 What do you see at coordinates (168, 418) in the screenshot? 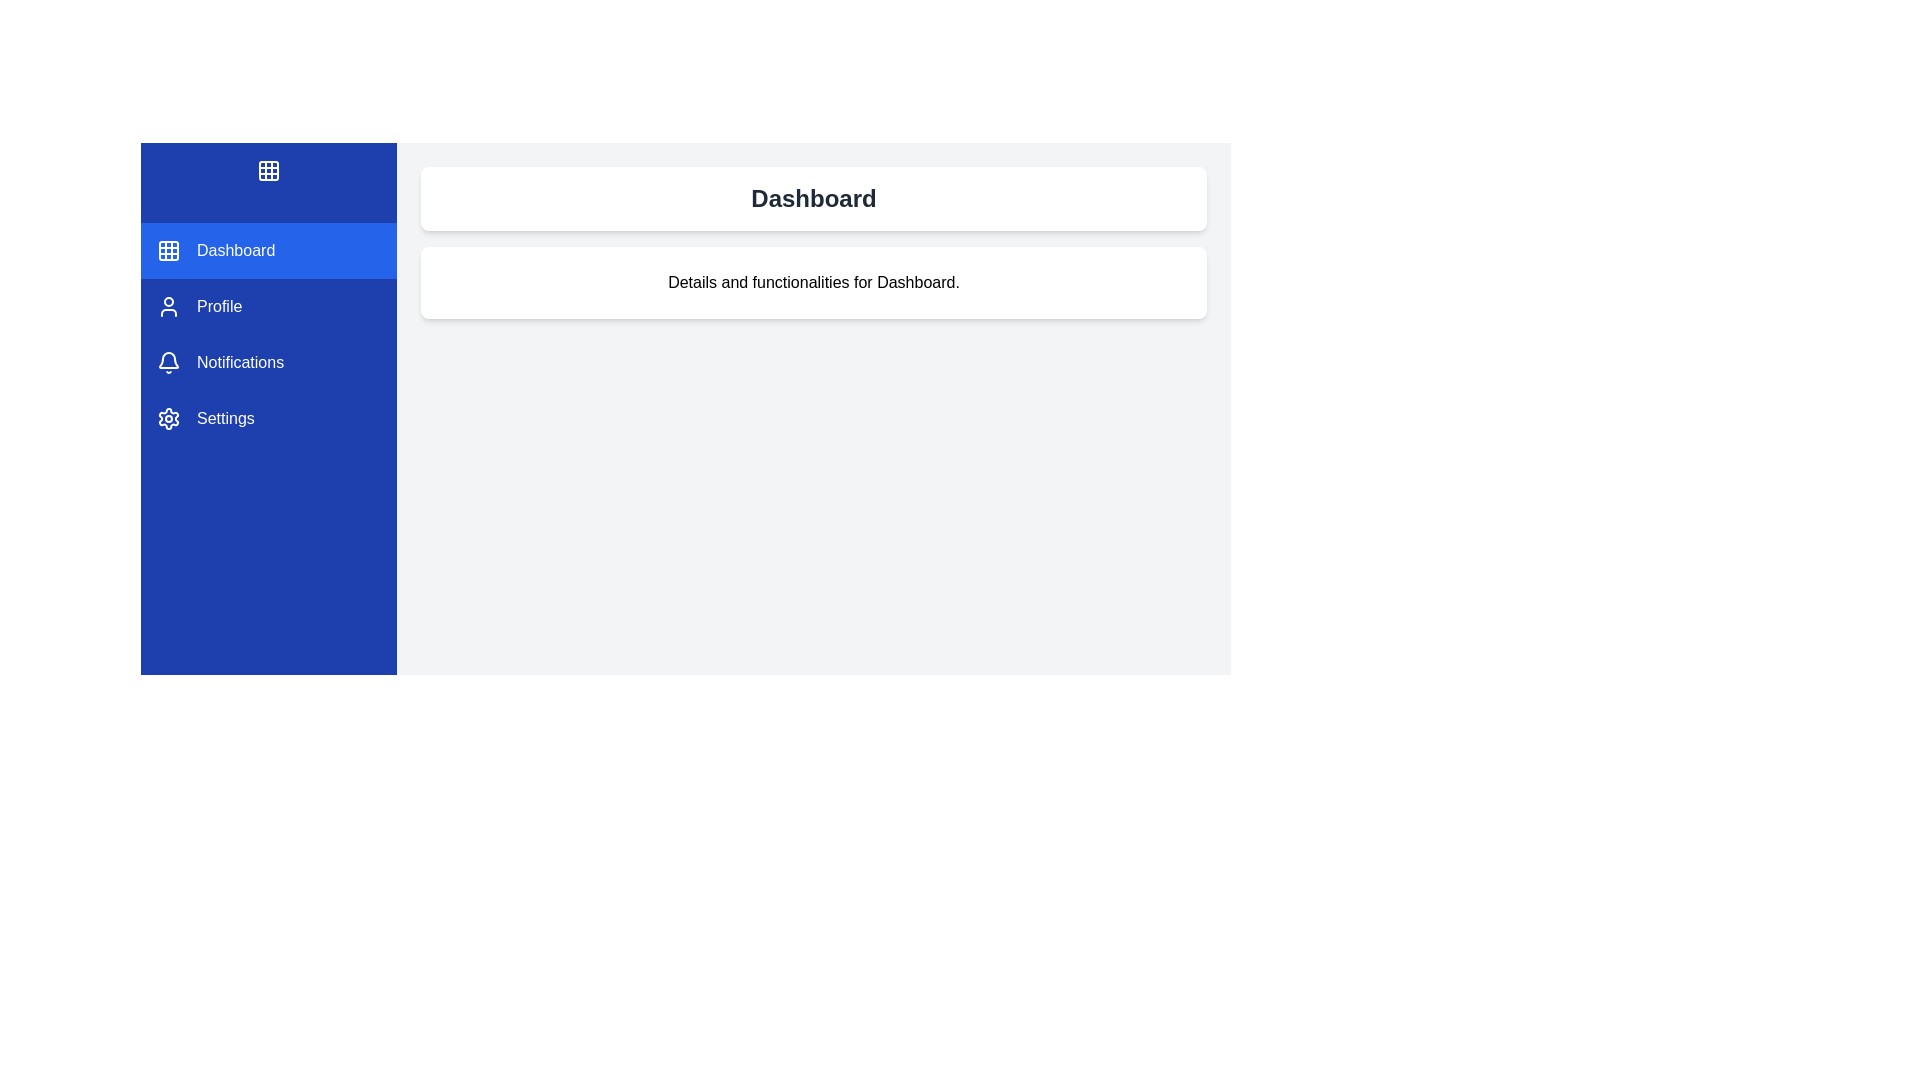
I see `the small gear icon located to the left of the 'Settings' text in the vertical navigation menu to trigger the tooltip or highlight effect` at bounding box center [168, 418].